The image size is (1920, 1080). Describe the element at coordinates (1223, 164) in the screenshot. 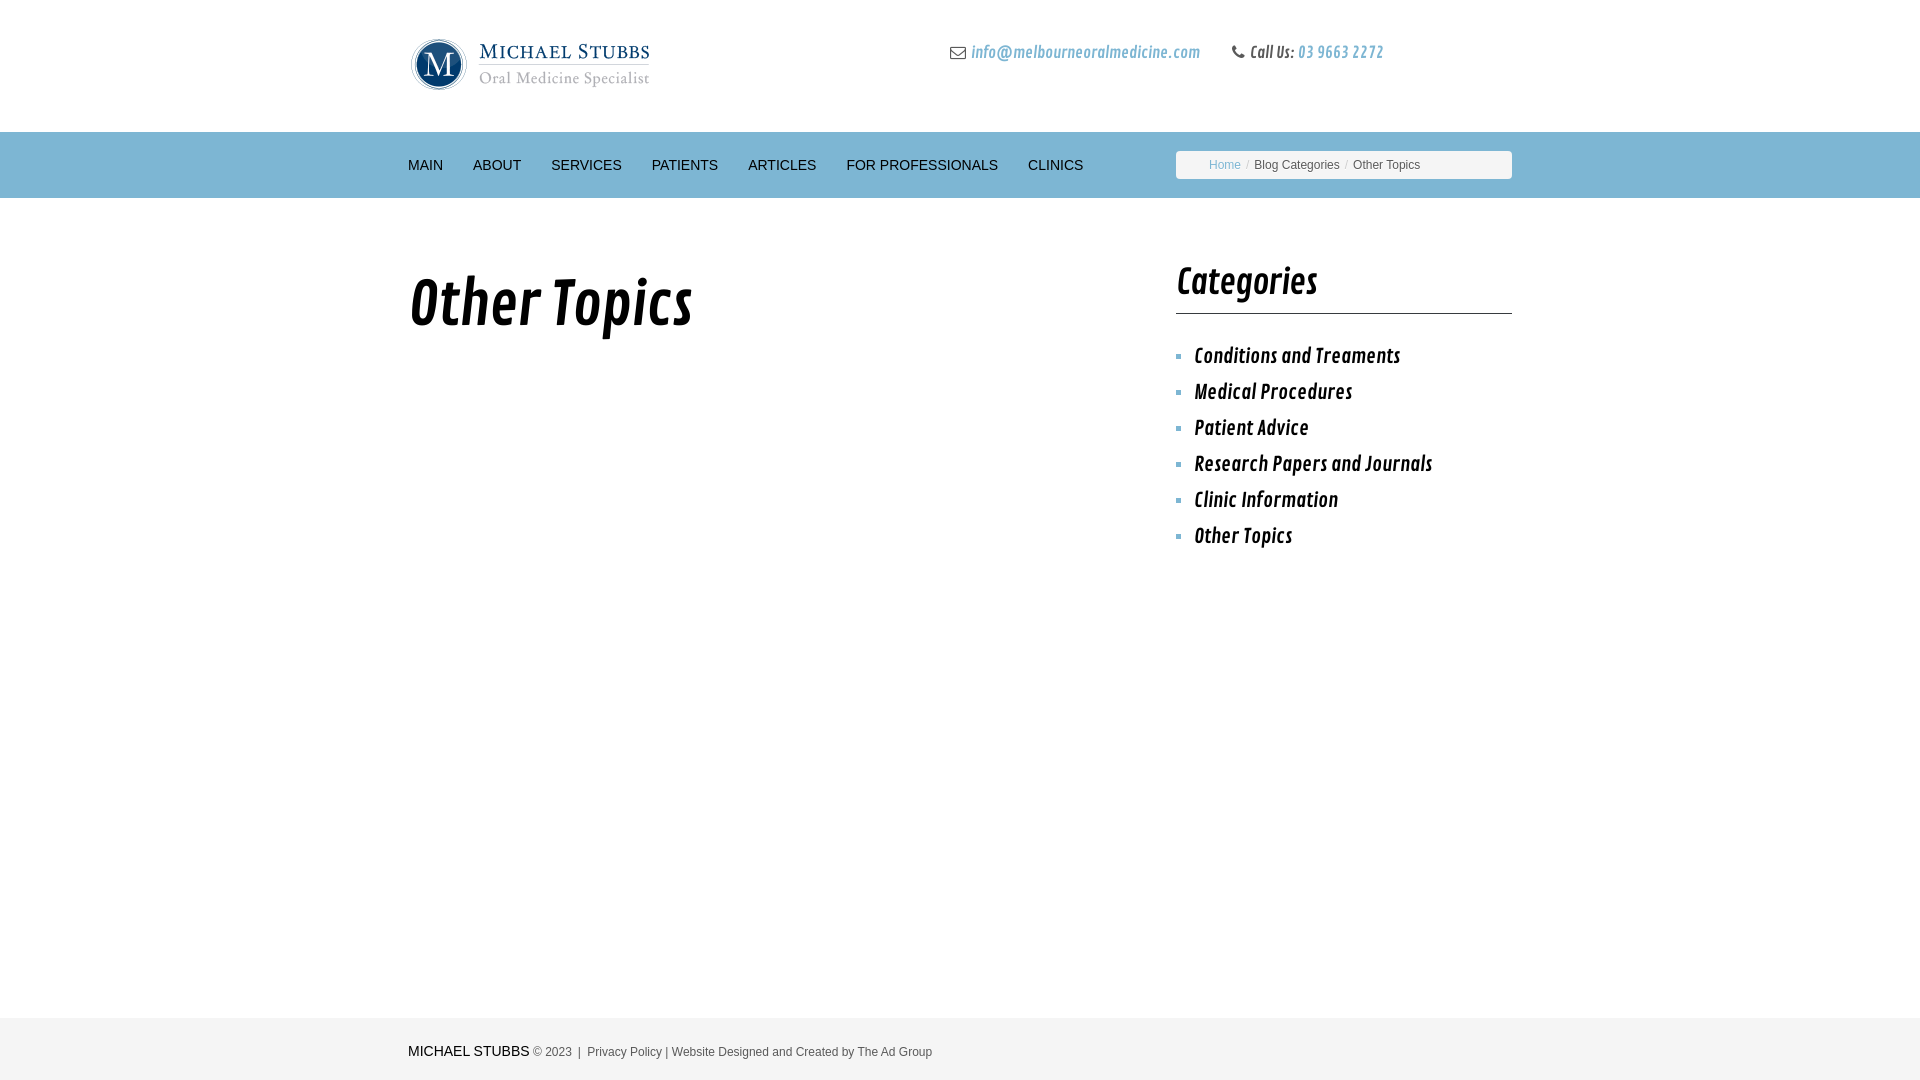

I see `'Home'` at that location.